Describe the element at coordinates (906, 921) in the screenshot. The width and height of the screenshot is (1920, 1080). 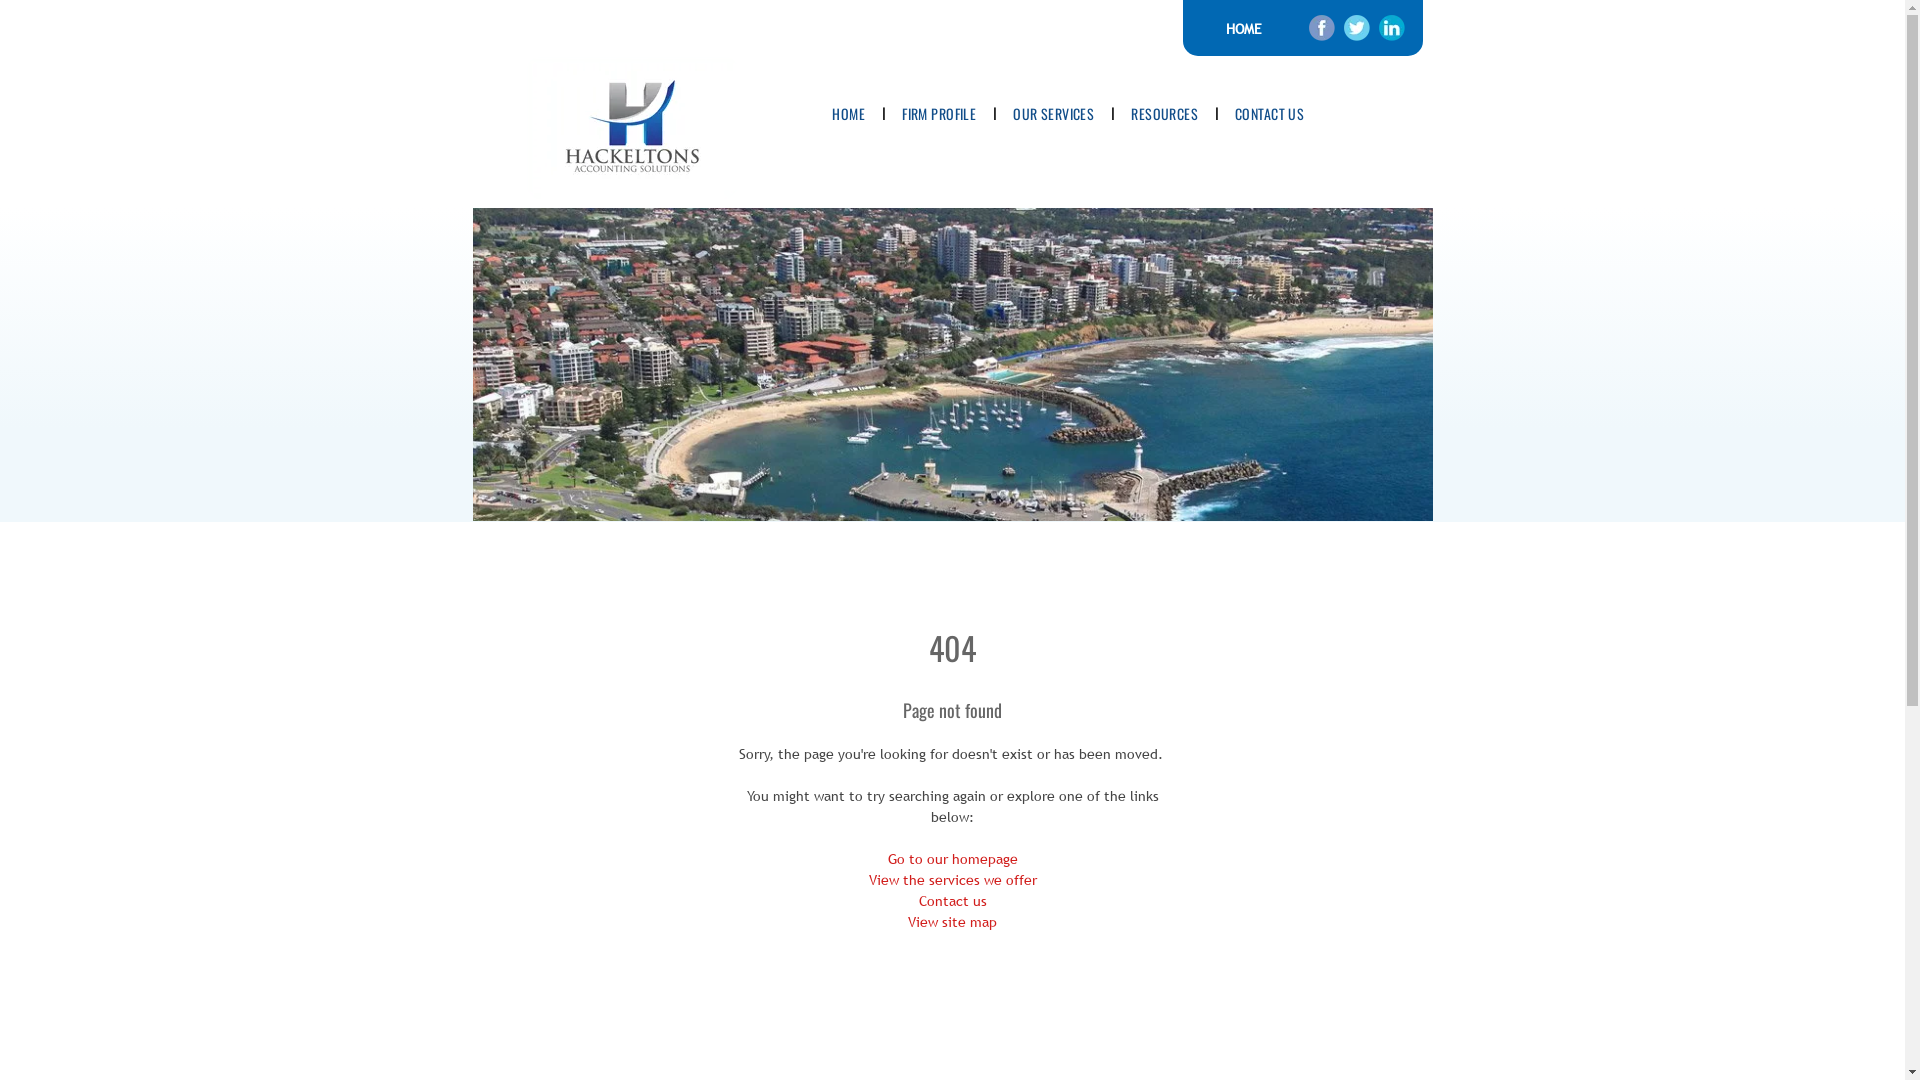
I see `'View site map'` at that location.